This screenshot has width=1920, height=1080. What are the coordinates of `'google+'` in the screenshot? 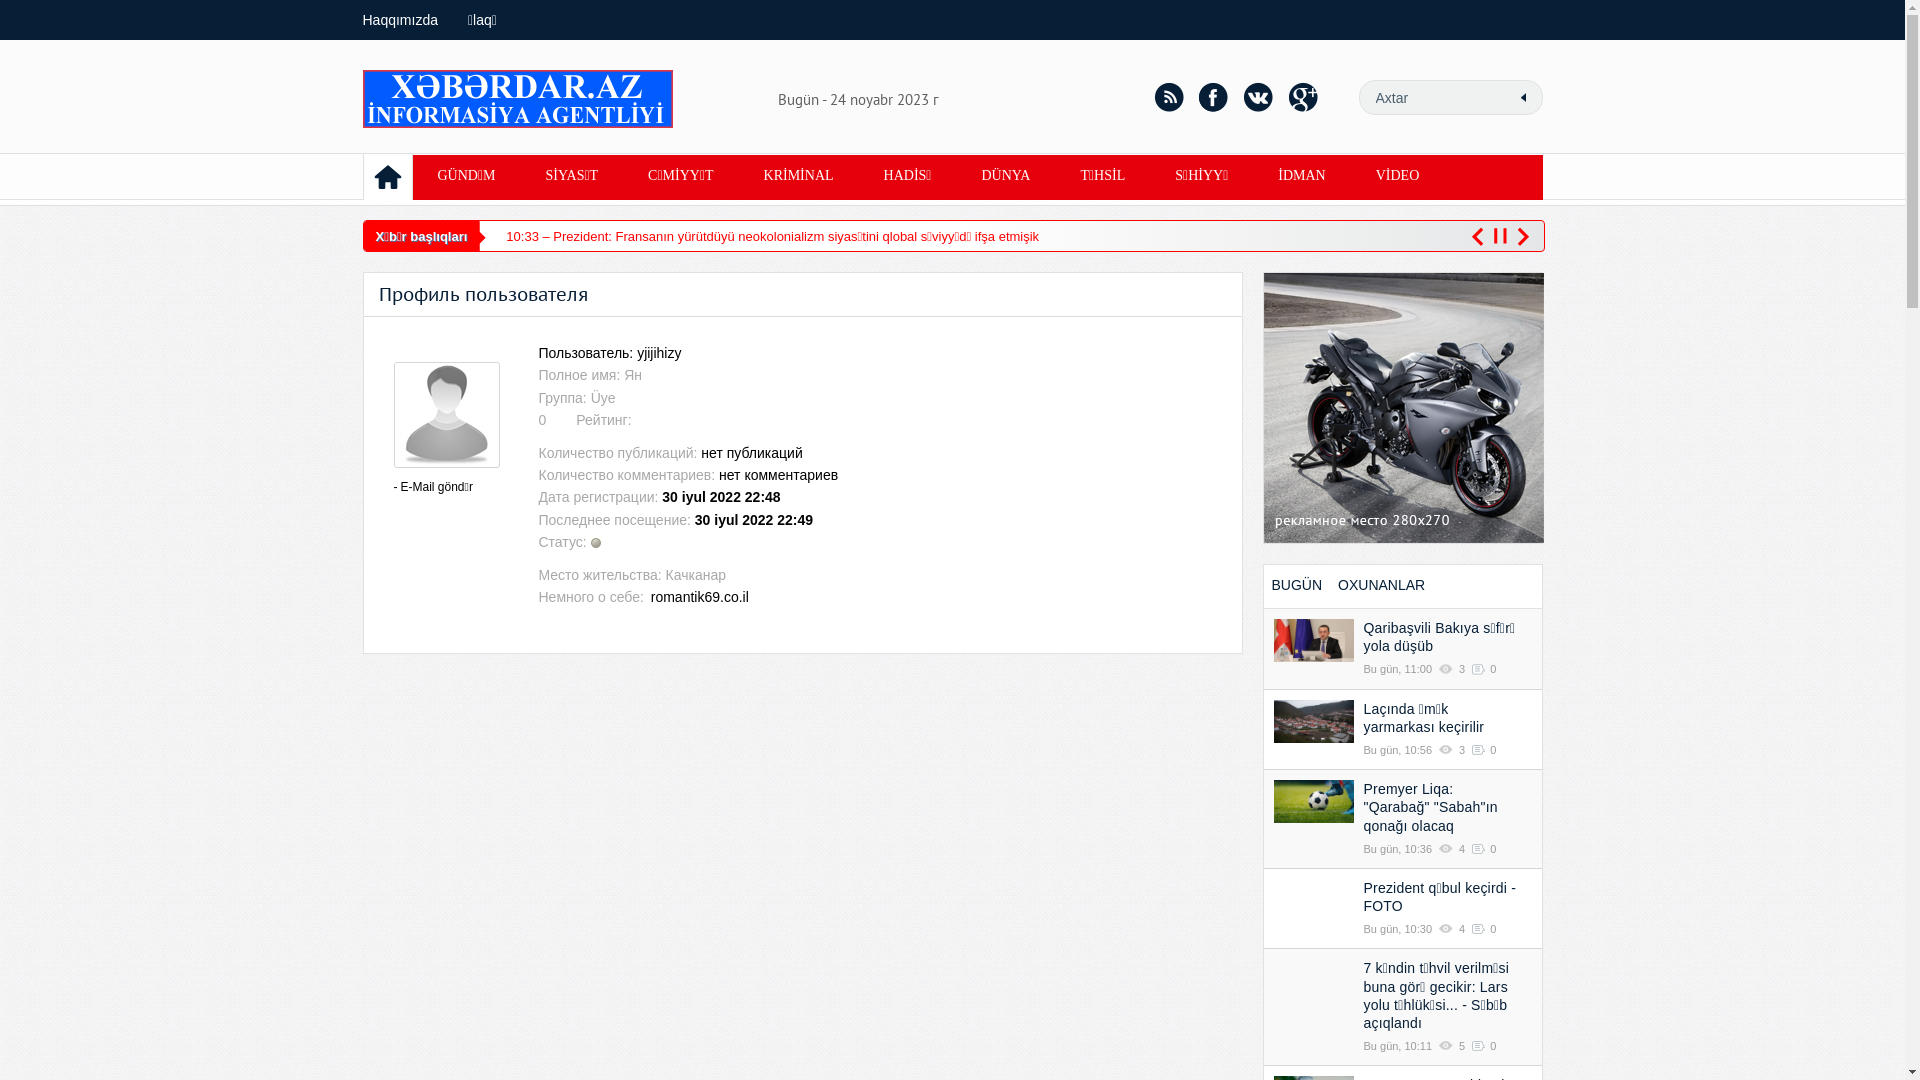 It's located at (1302, 96).